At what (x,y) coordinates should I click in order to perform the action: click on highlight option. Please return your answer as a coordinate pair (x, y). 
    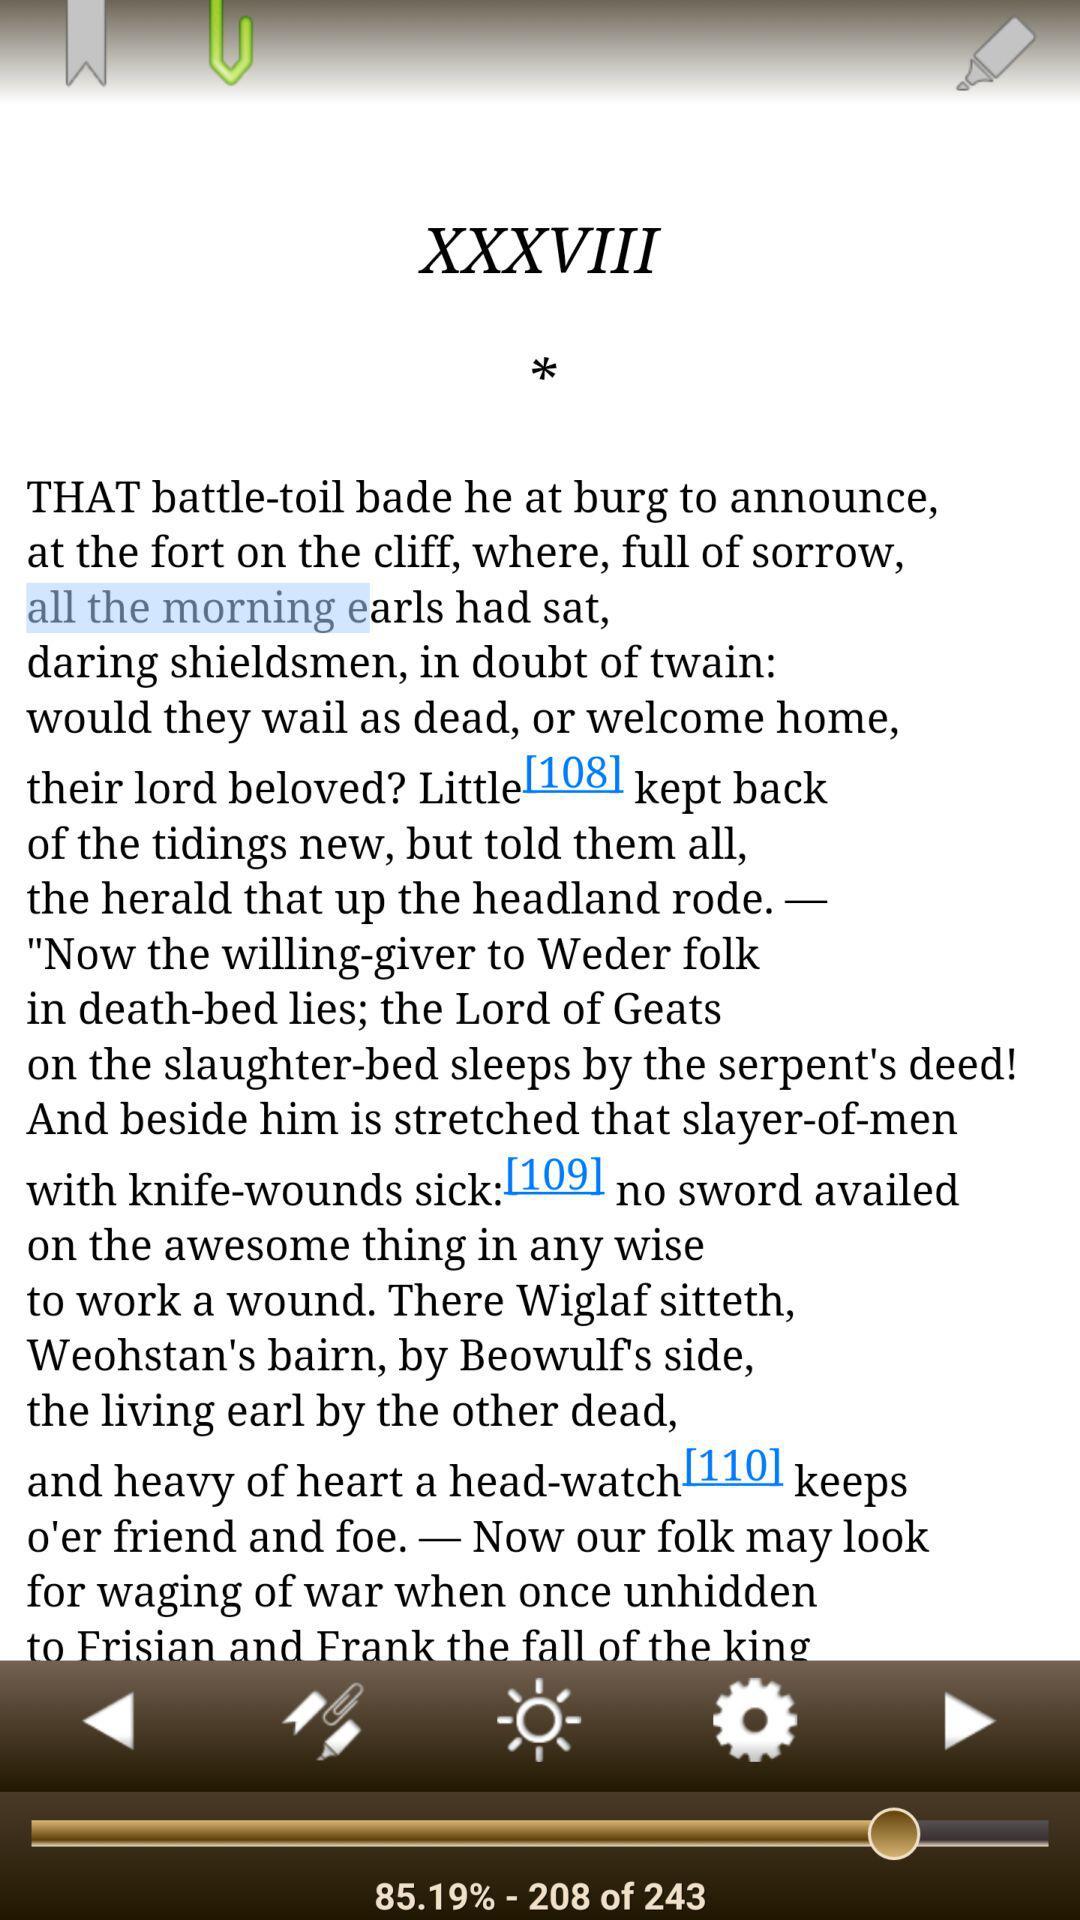
    Looking at the image, I should click on (994, 52).